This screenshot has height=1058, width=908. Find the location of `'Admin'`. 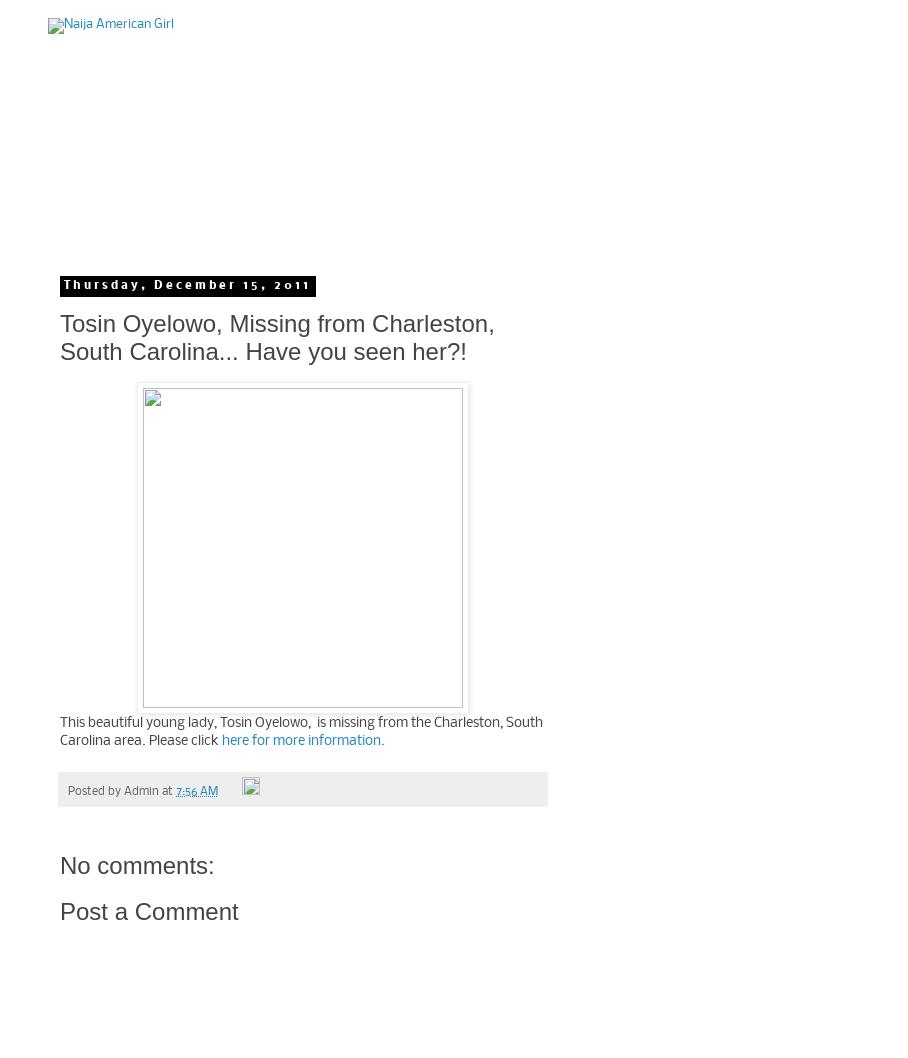

'Admin' is located at coordinates (124, 790).